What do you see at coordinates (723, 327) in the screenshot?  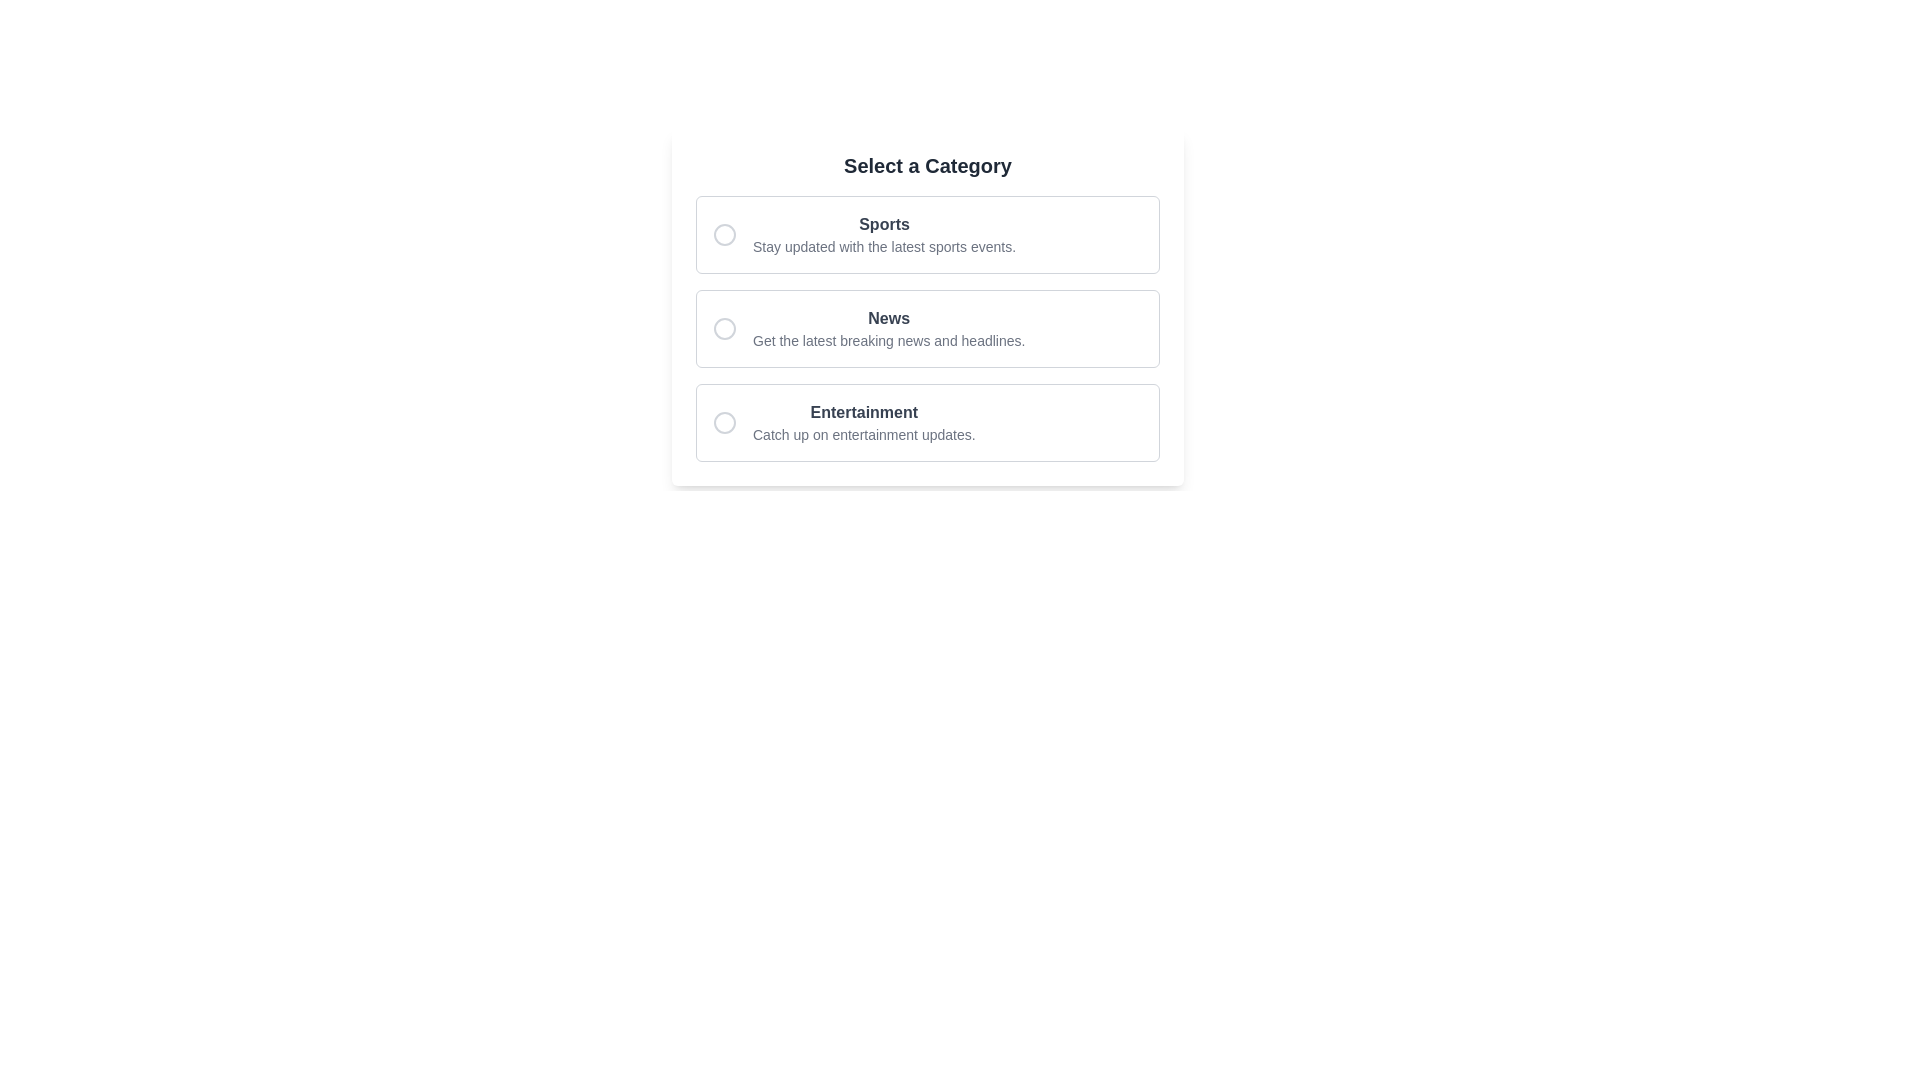 I see `the inner circle of the radio button` at bounding box center [723, 327].